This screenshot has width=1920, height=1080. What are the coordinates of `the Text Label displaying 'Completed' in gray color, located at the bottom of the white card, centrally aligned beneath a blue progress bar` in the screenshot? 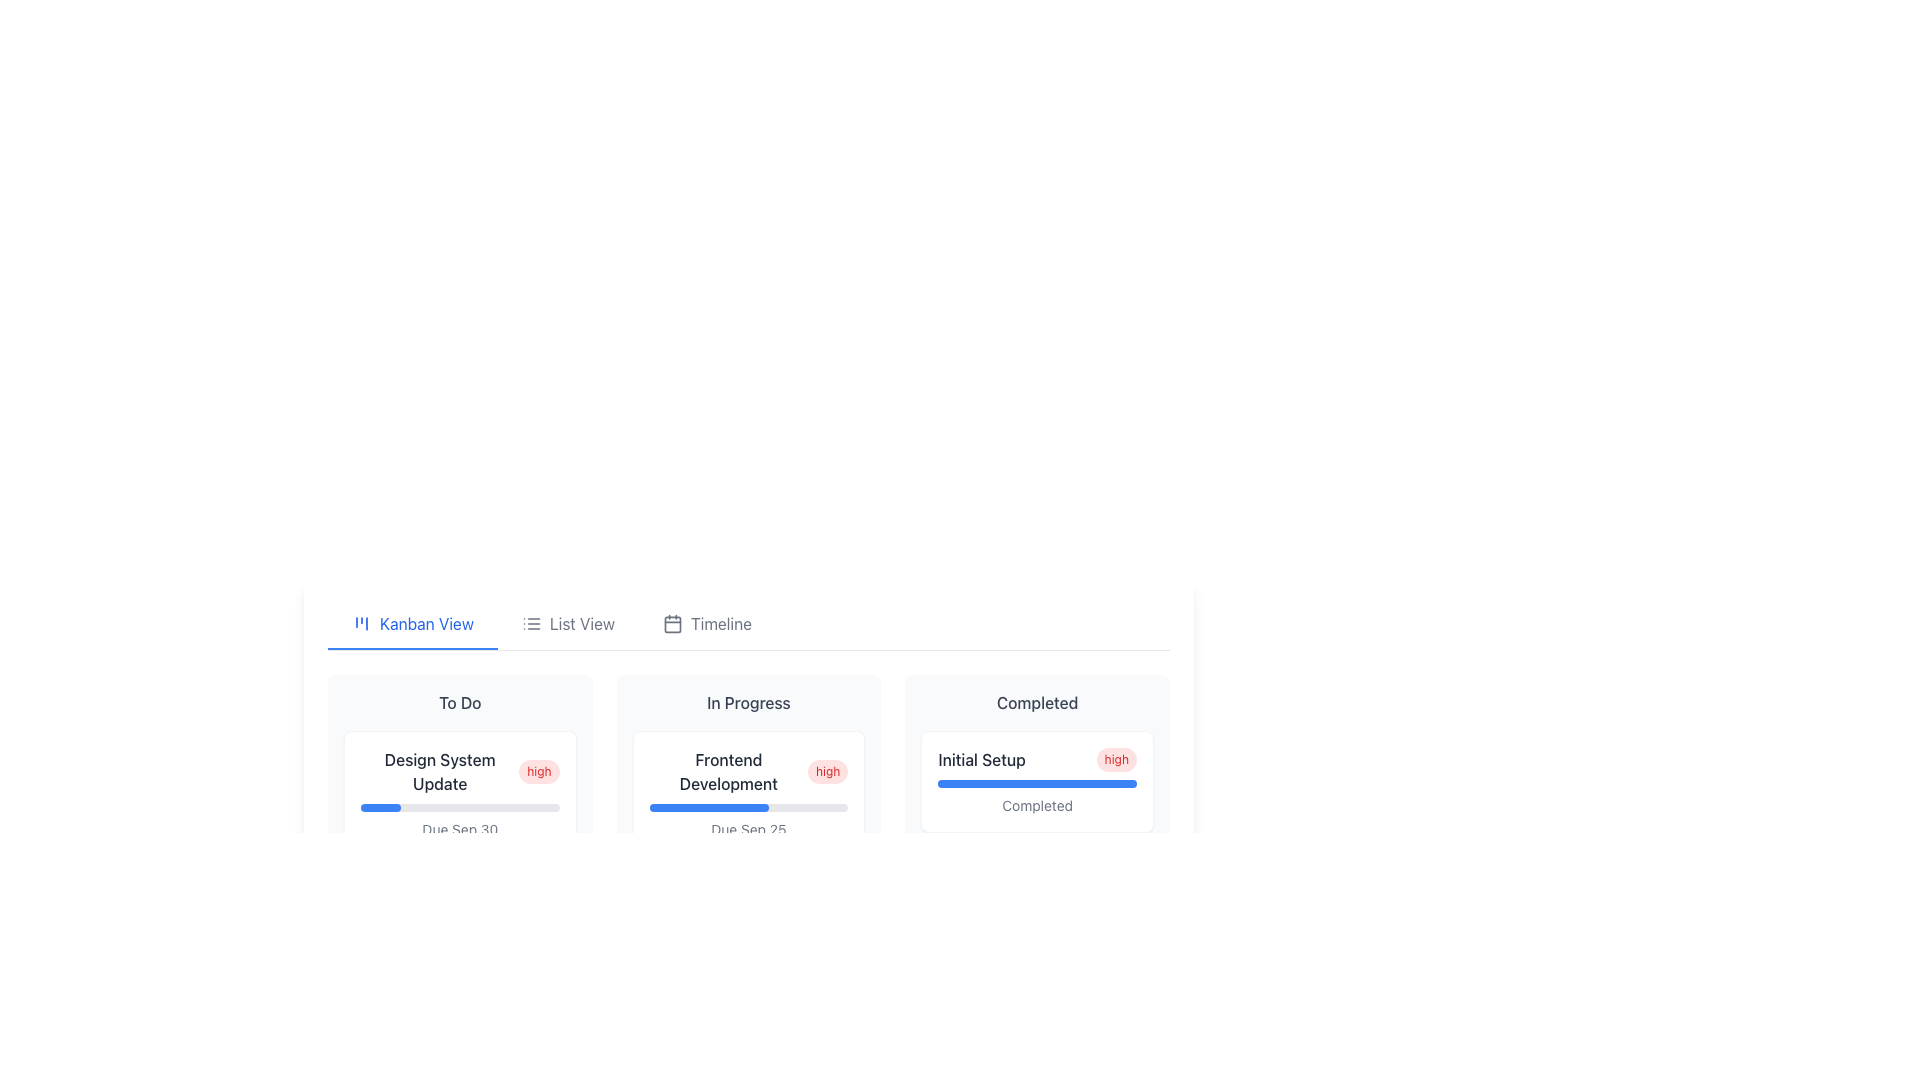 It's located at (1037, 805).